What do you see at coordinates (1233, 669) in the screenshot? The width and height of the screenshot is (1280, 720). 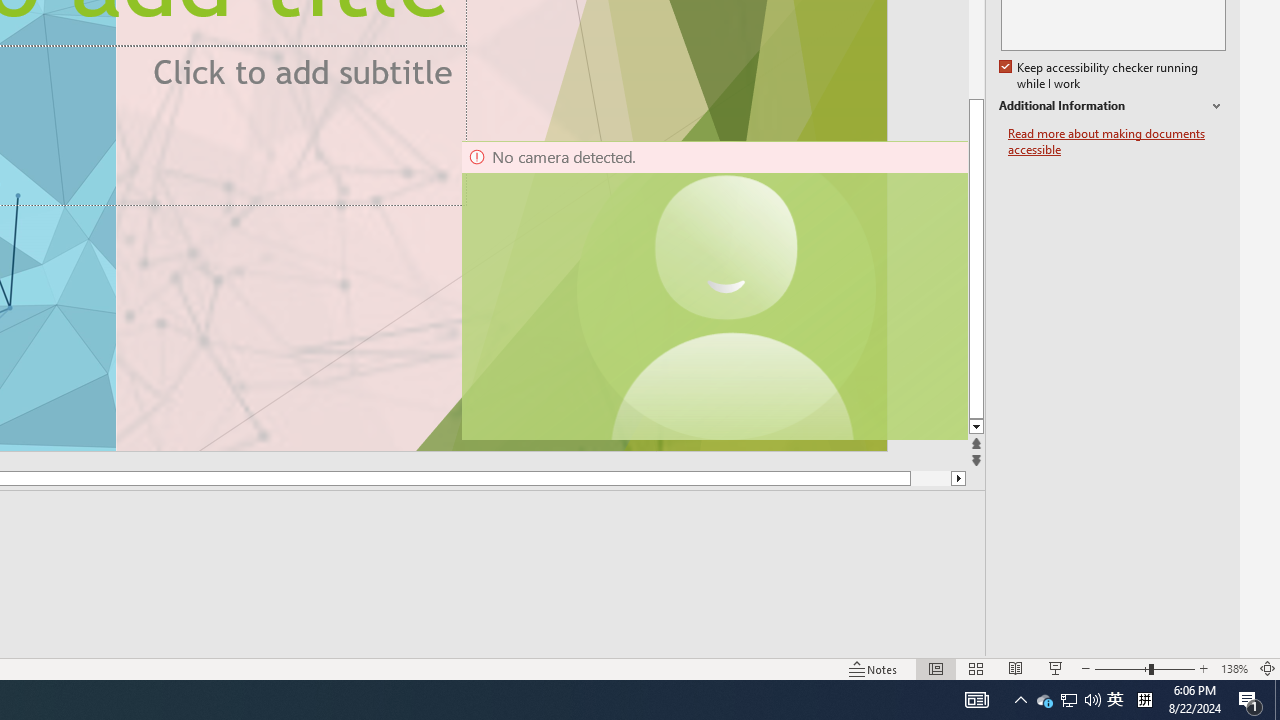 I see `'Zoom 138%'` at bounding box center [1233, 669].